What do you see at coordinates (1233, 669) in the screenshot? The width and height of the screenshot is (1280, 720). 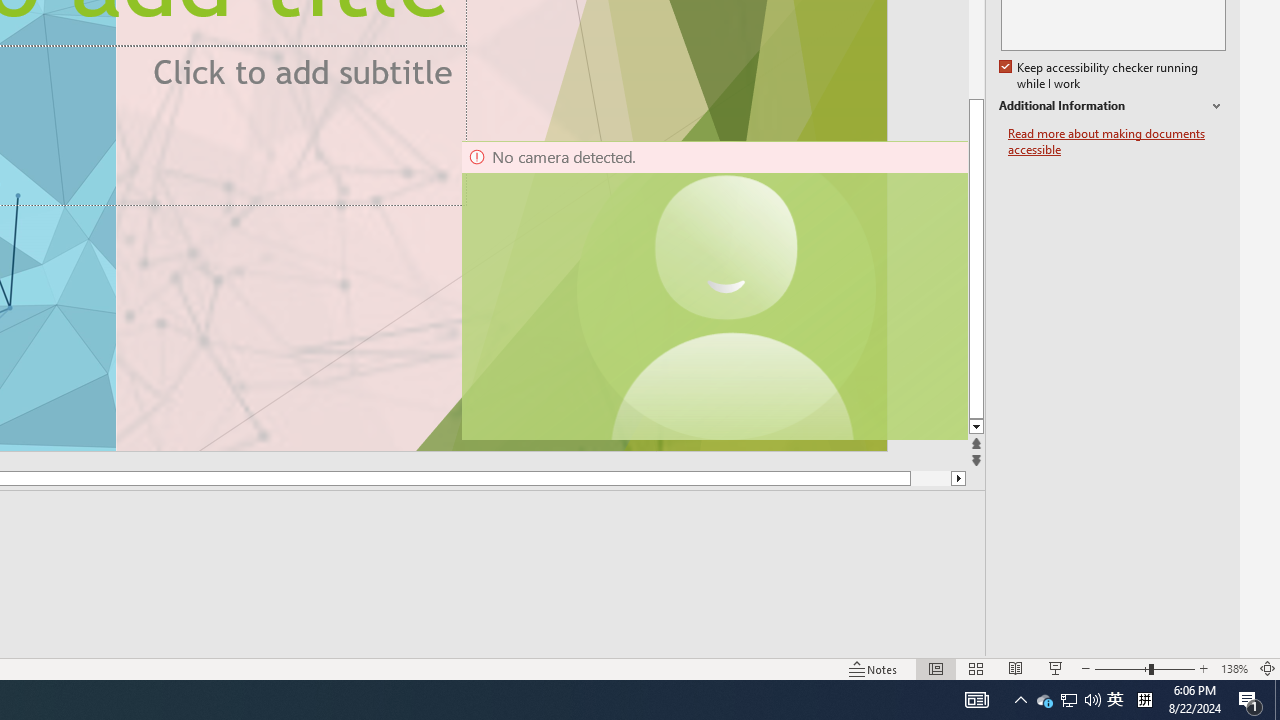 I see `'Zoom 138%'` at bounding box center [1233, 669].